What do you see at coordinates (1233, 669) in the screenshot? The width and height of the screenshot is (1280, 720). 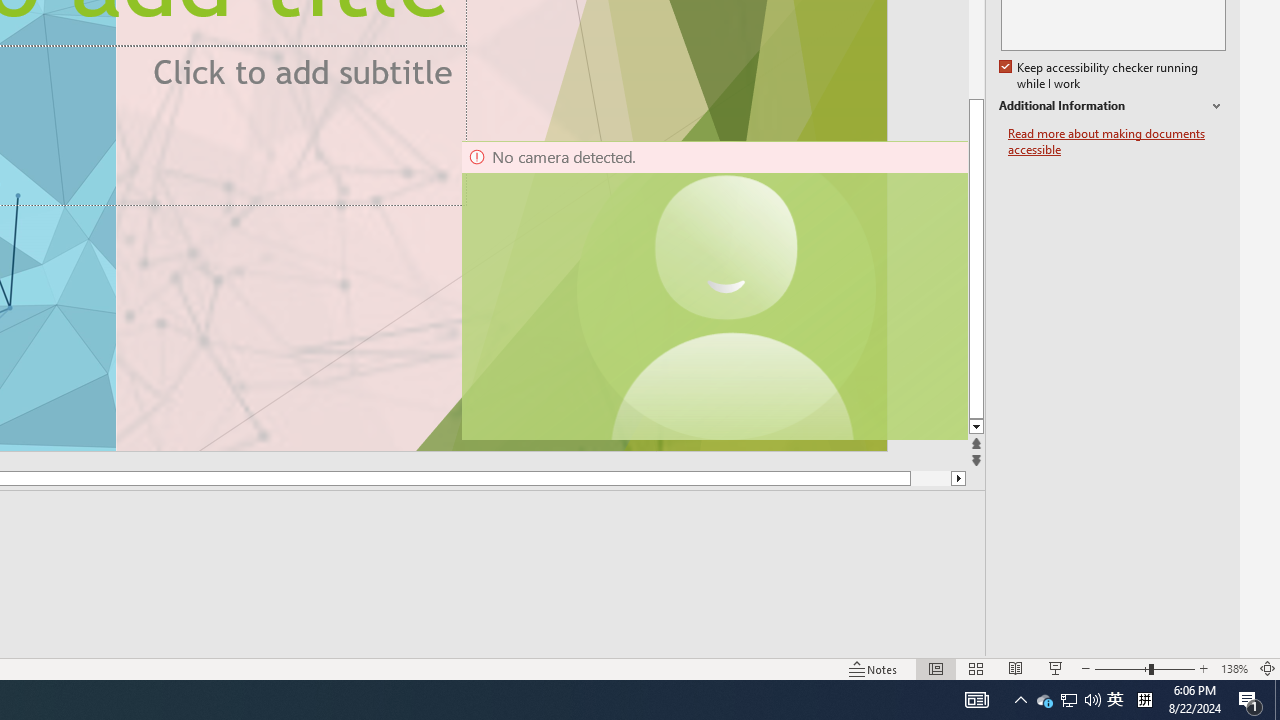 I see `'Zoom 138%'` at bounding box center [1233, 669].